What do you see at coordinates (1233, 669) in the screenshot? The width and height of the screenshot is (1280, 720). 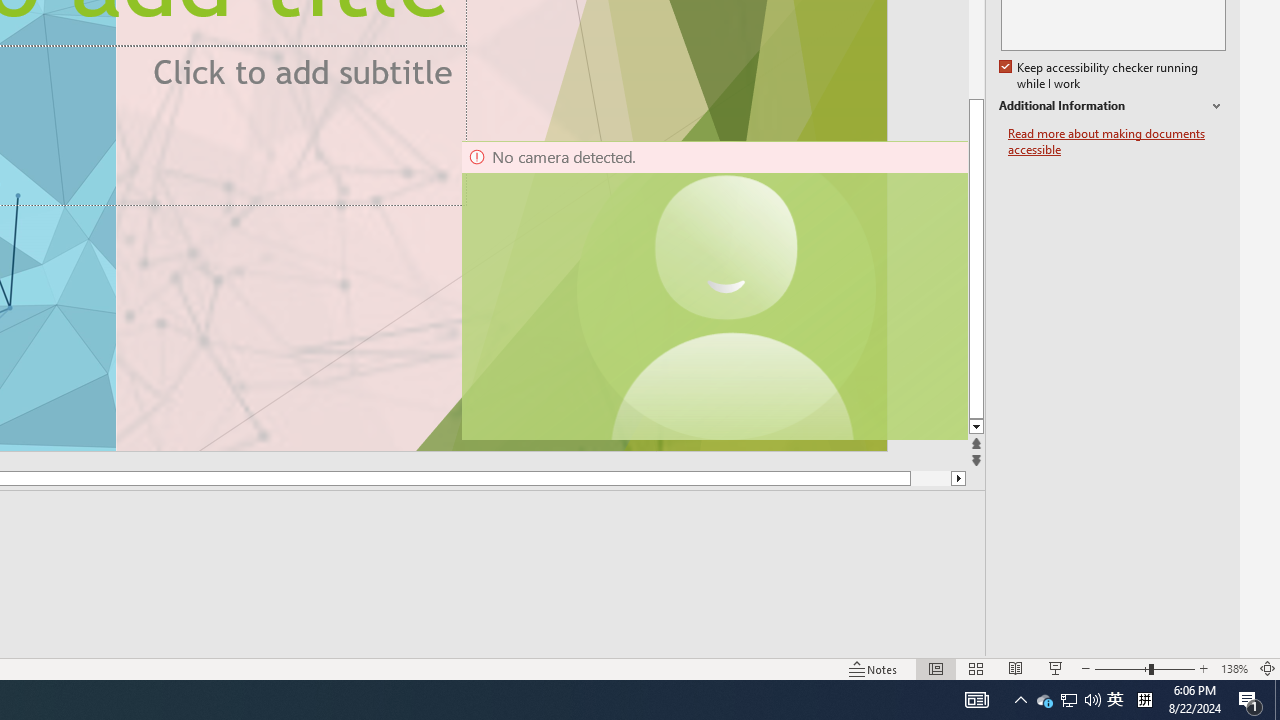 I see `'Zoom 138%'` at bounding box center [1233, 669].